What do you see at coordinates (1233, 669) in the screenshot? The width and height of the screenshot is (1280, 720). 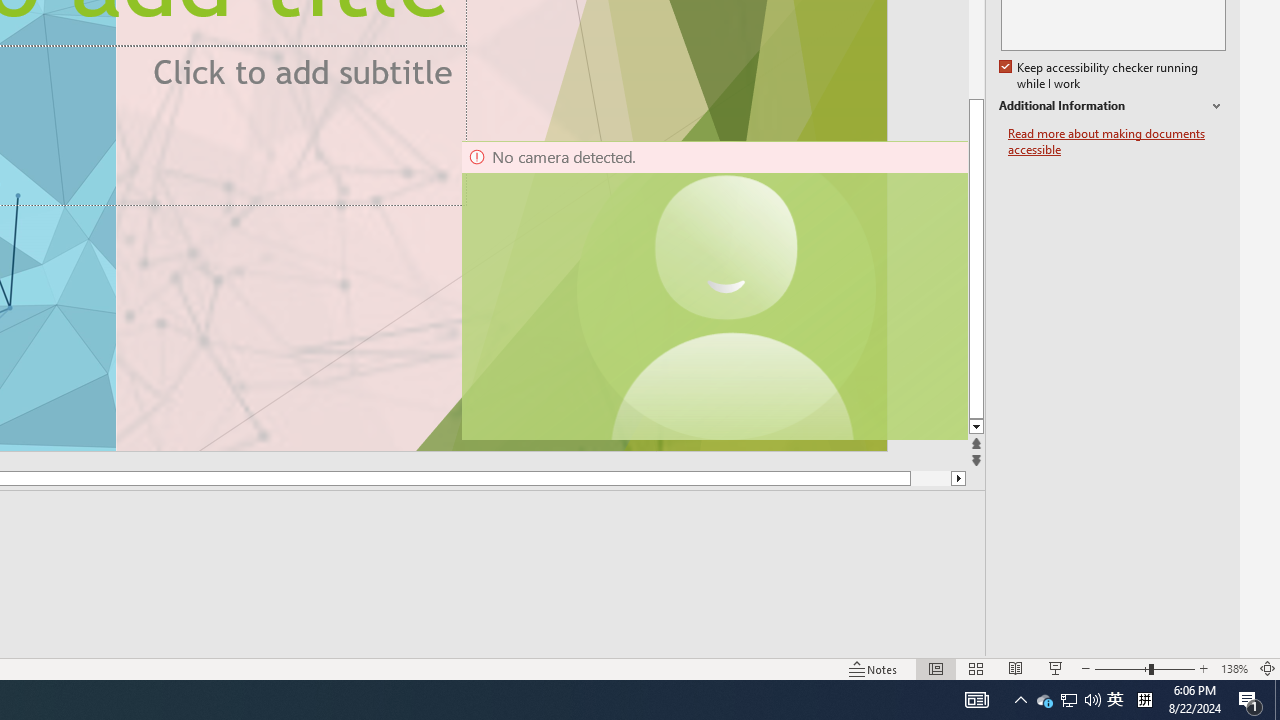 I see `'Zoom 138%'` at bounding box center [1233, 669].